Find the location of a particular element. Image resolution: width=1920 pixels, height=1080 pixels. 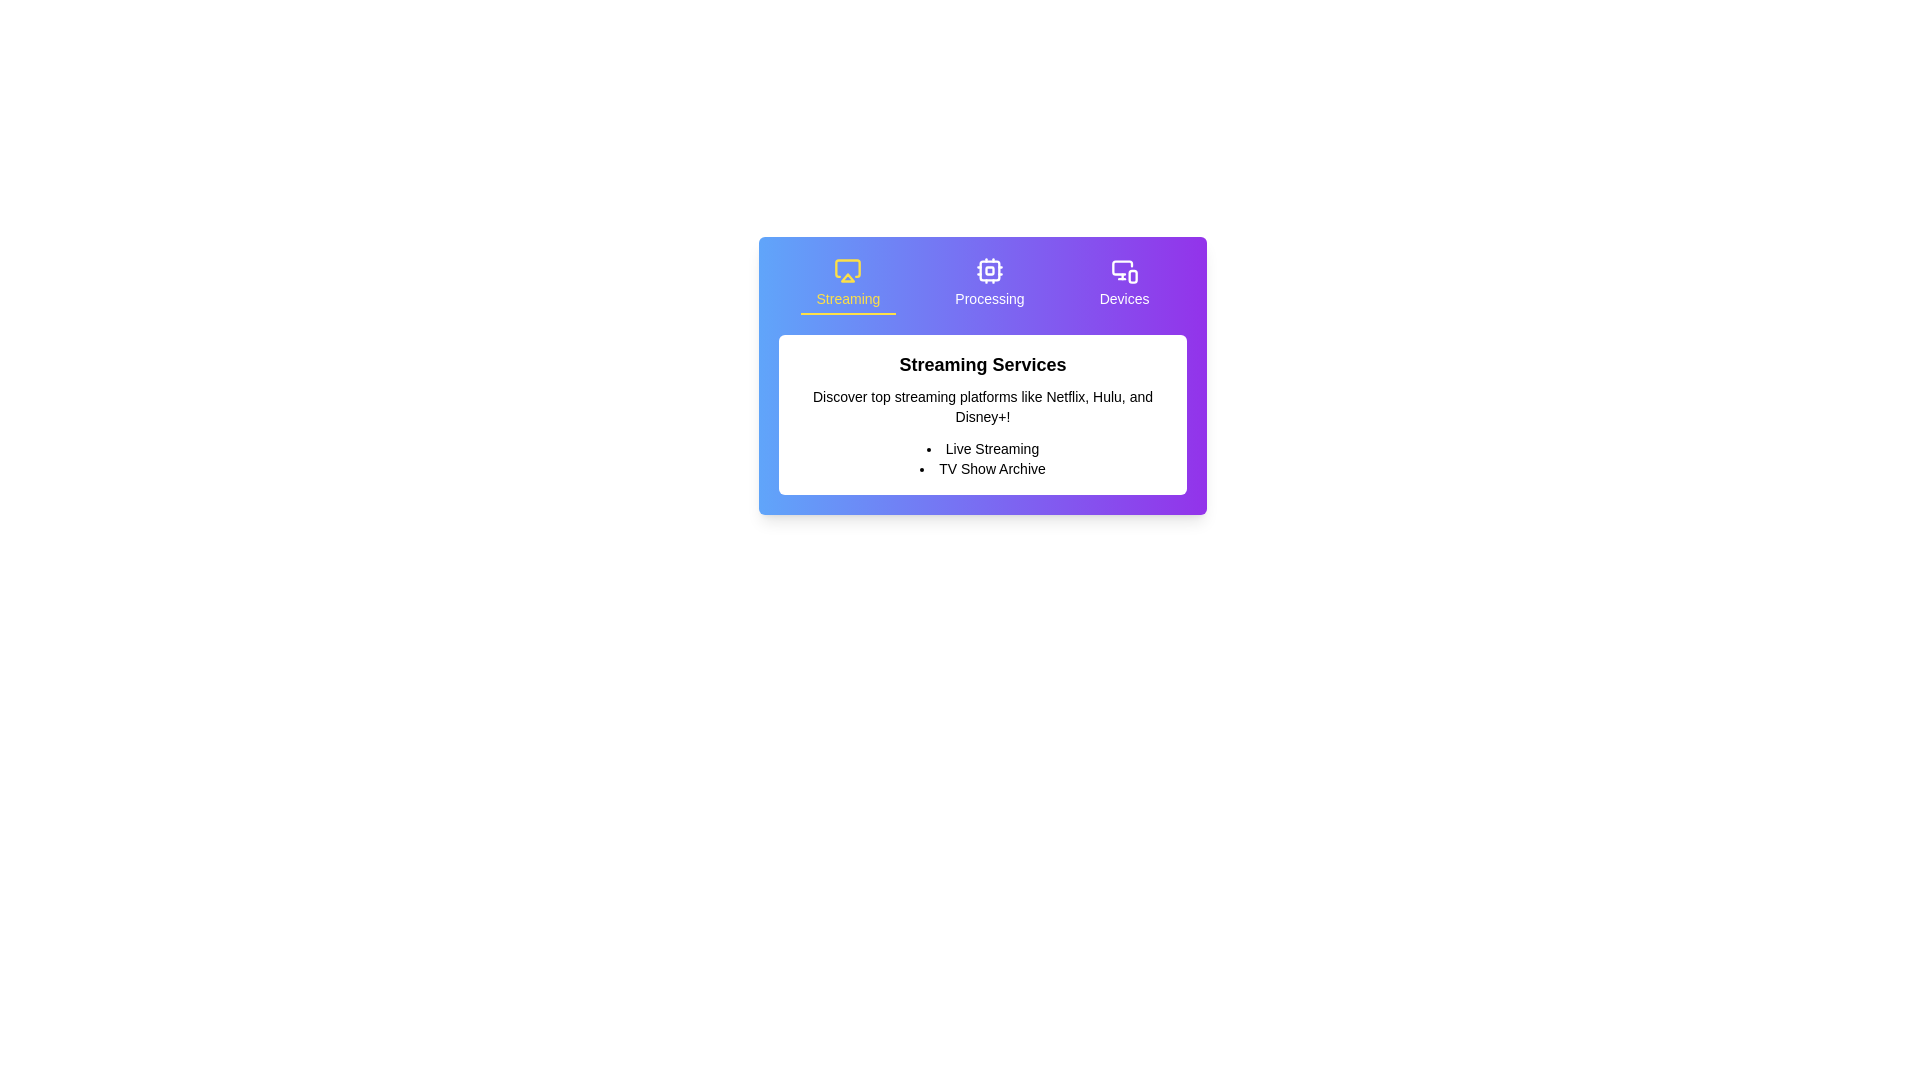

the second tab in the navigation layout to switch to the 'Processing' section, which is located between the 'Streaming' tab on the left and the 'Devices' tab on the right is located at coordinates (989, 285).